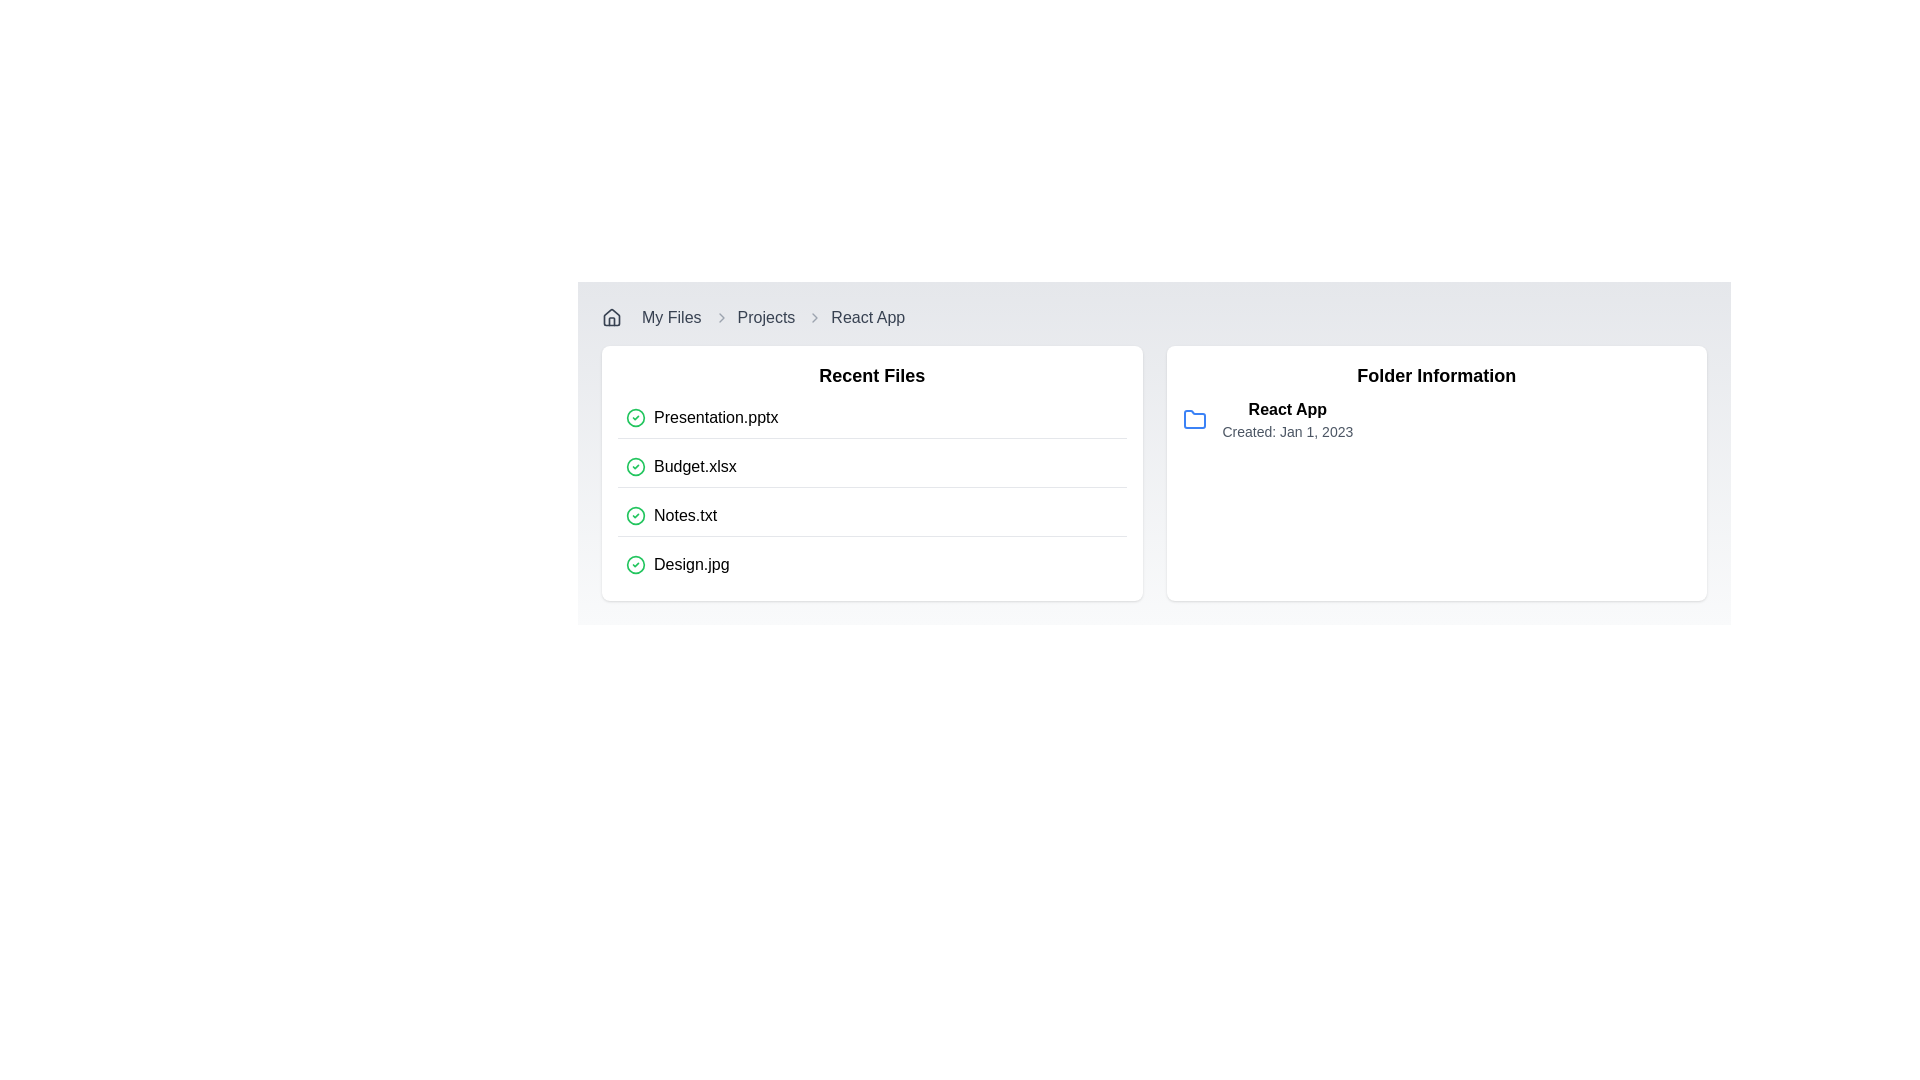  What do you see at coordinates (1194, 419) in the screenshot?
I see `the folder icon representing the 'React App' project, which is located at the far left of the 'Folder Information' section, above the text 'React App Created: Jan 1, 2023.'` at bounding box center [1194, 419].